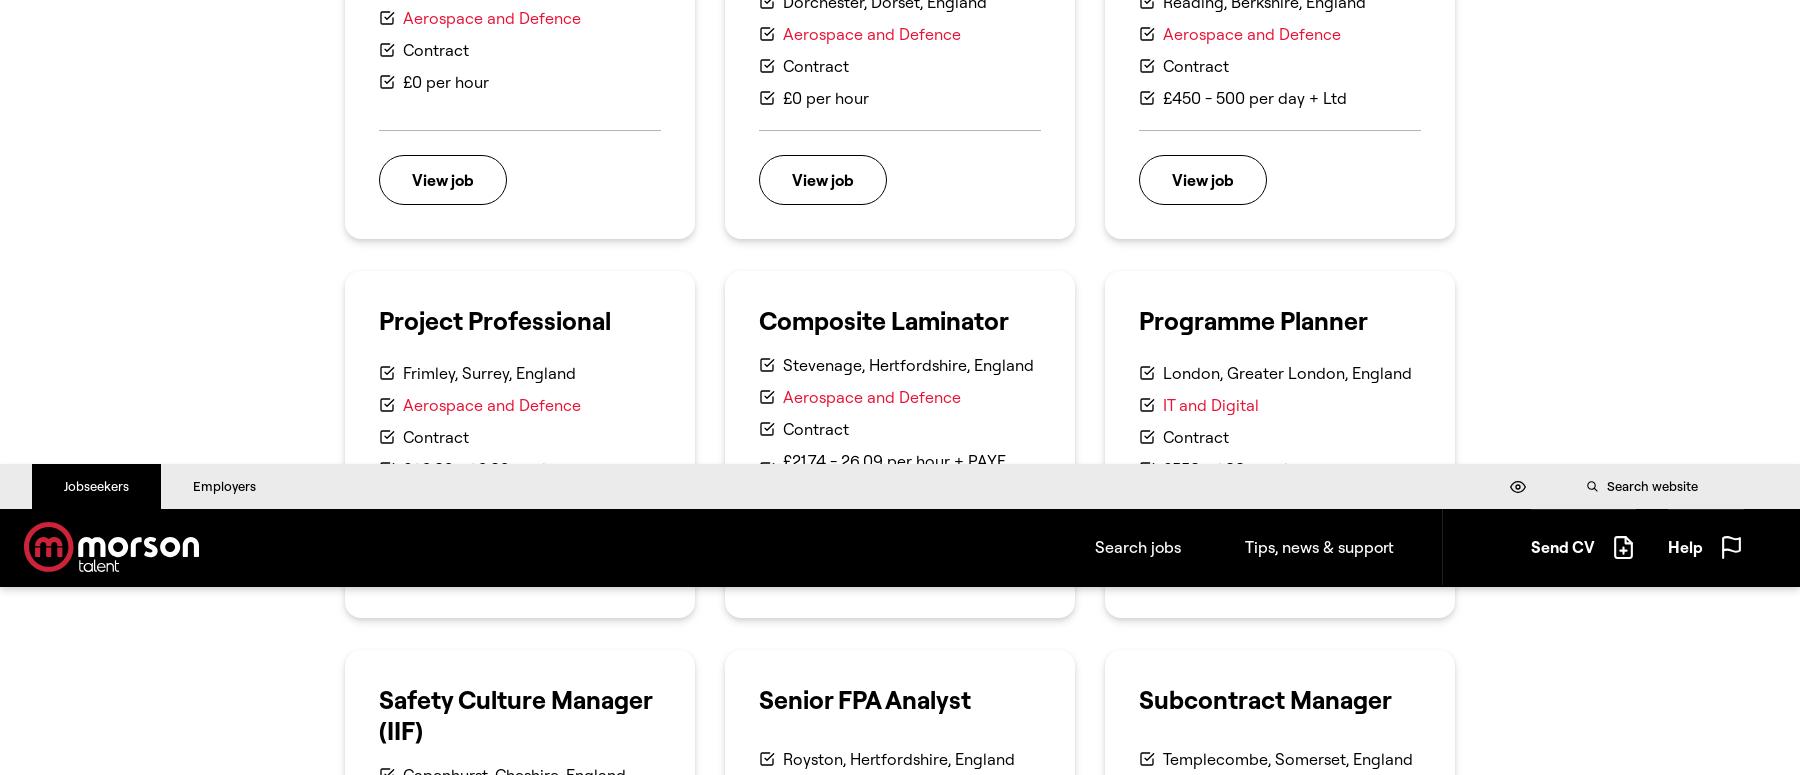 Image resolution: width=1800 pixels, height=775 pixels. Describe the element at coordinates (1465, 159) in the screenshot. I see `'Decline all cookies'` at that location.